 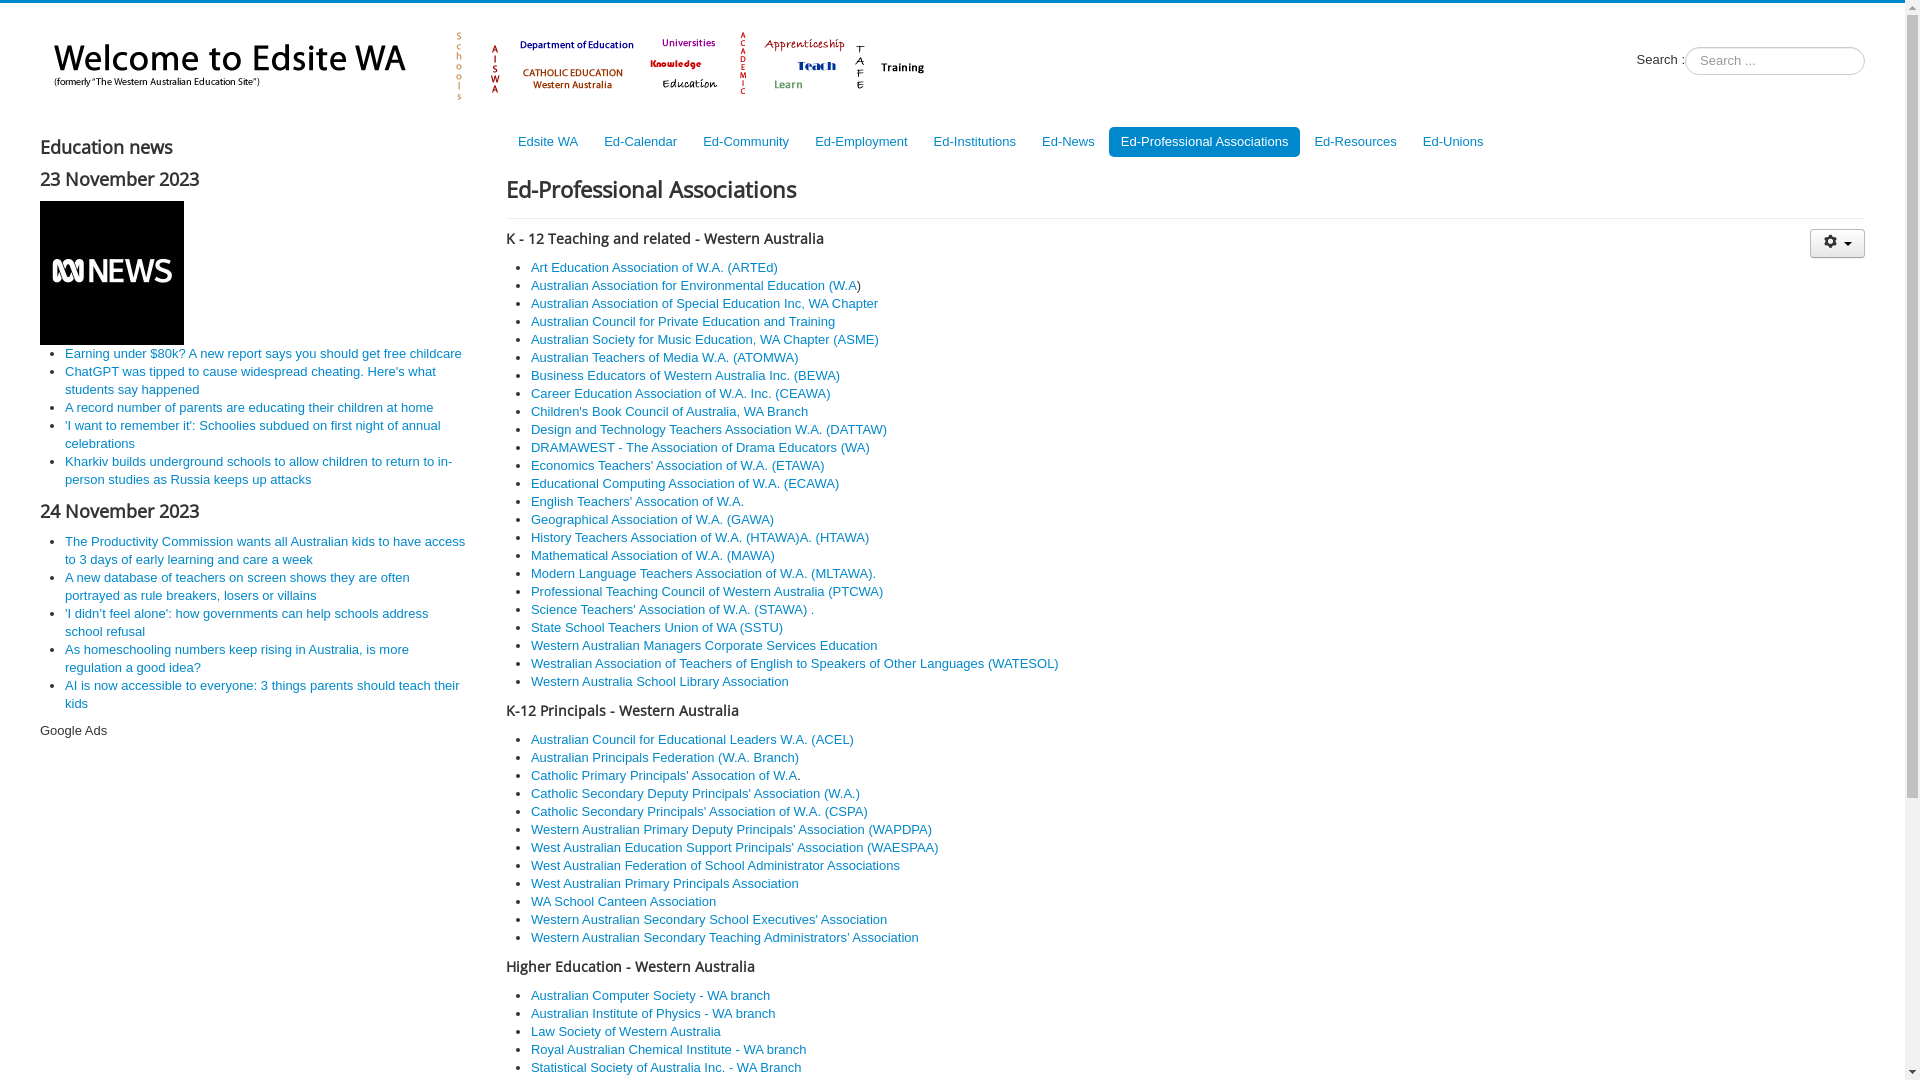 I want to click on 'Catholic Primary Principals' Assocation of W.A', so click(x=663, y=774).